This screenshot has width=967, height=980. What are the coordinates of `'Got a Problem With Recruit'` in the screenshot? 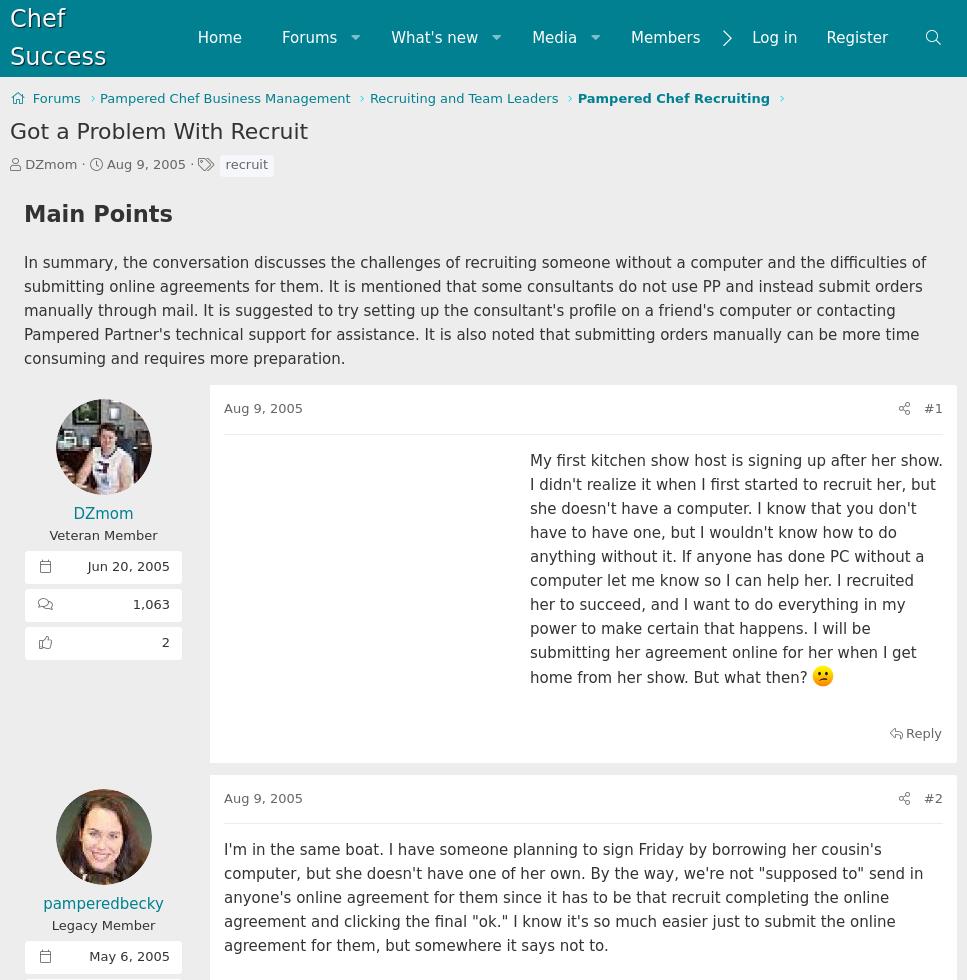 It's located at (158, 130).